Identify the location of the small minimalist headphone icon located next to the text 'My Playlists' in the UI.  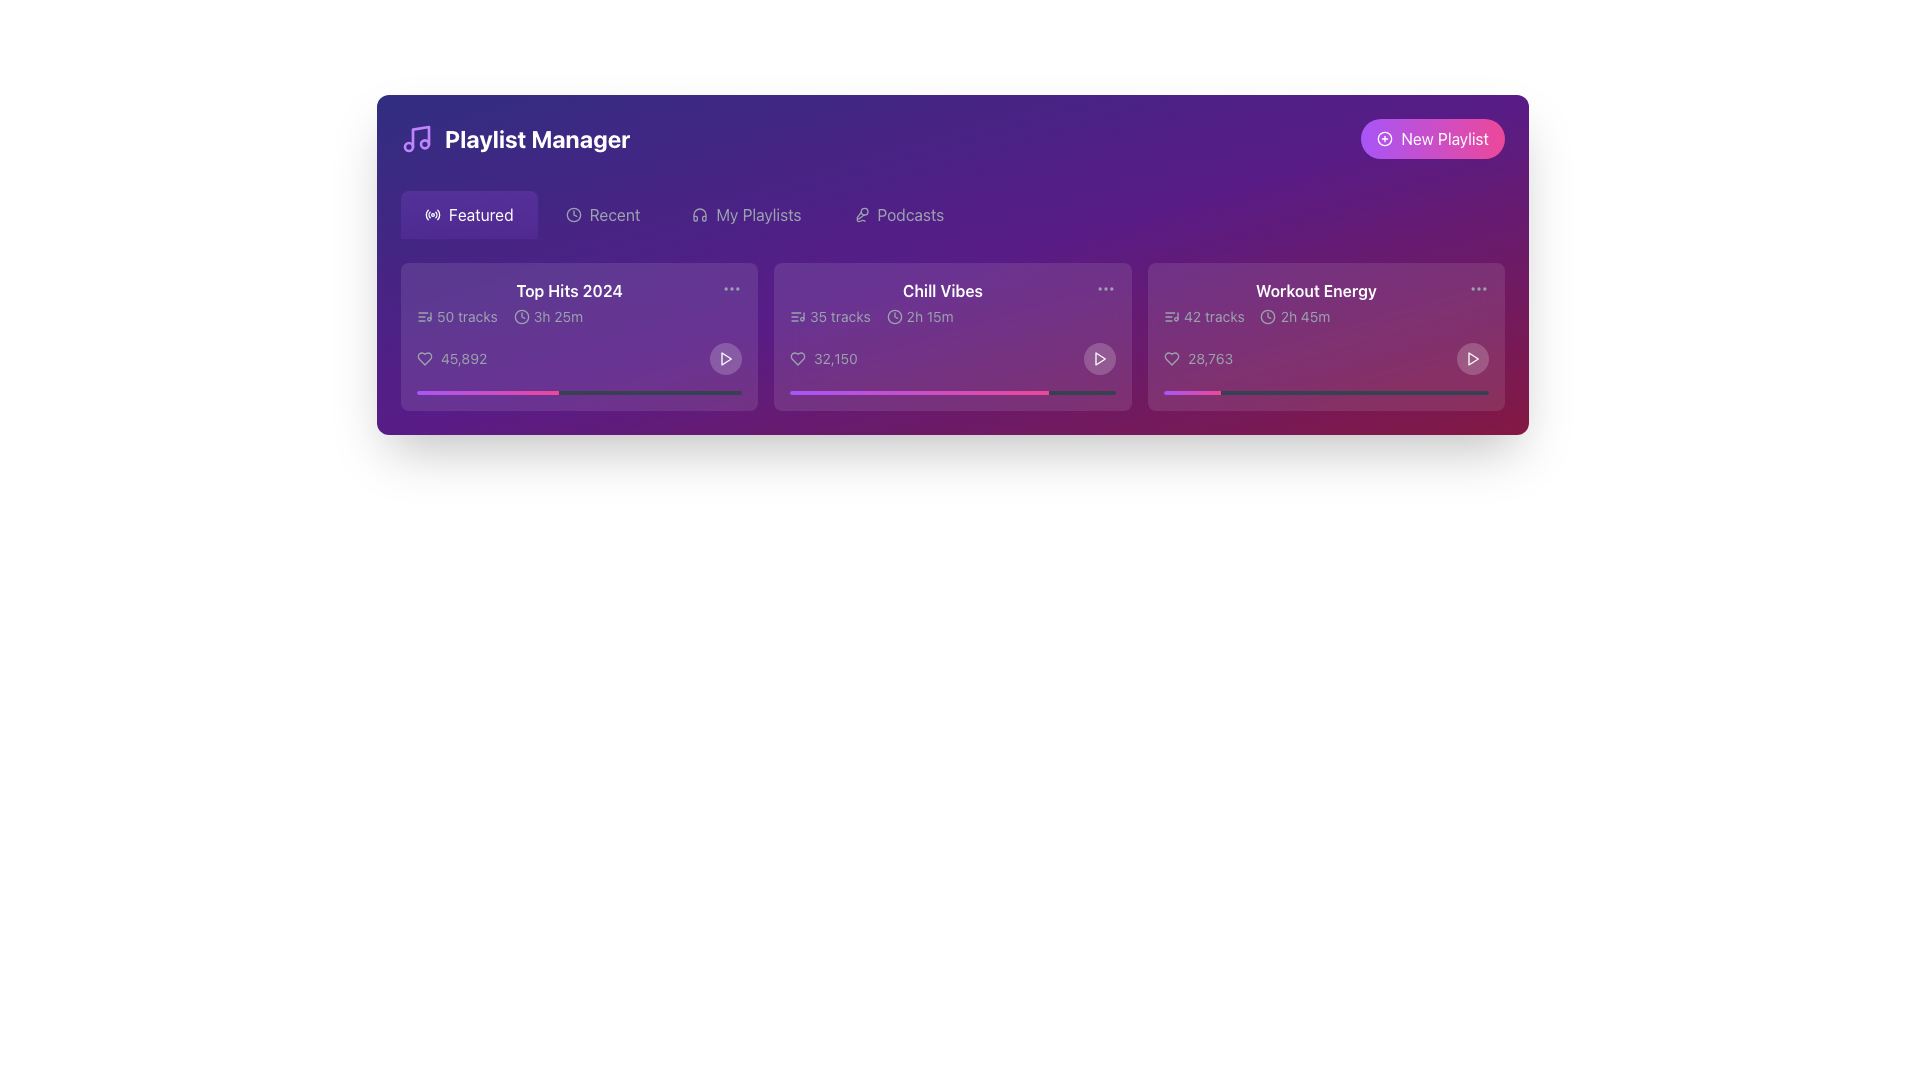
(700, 215).